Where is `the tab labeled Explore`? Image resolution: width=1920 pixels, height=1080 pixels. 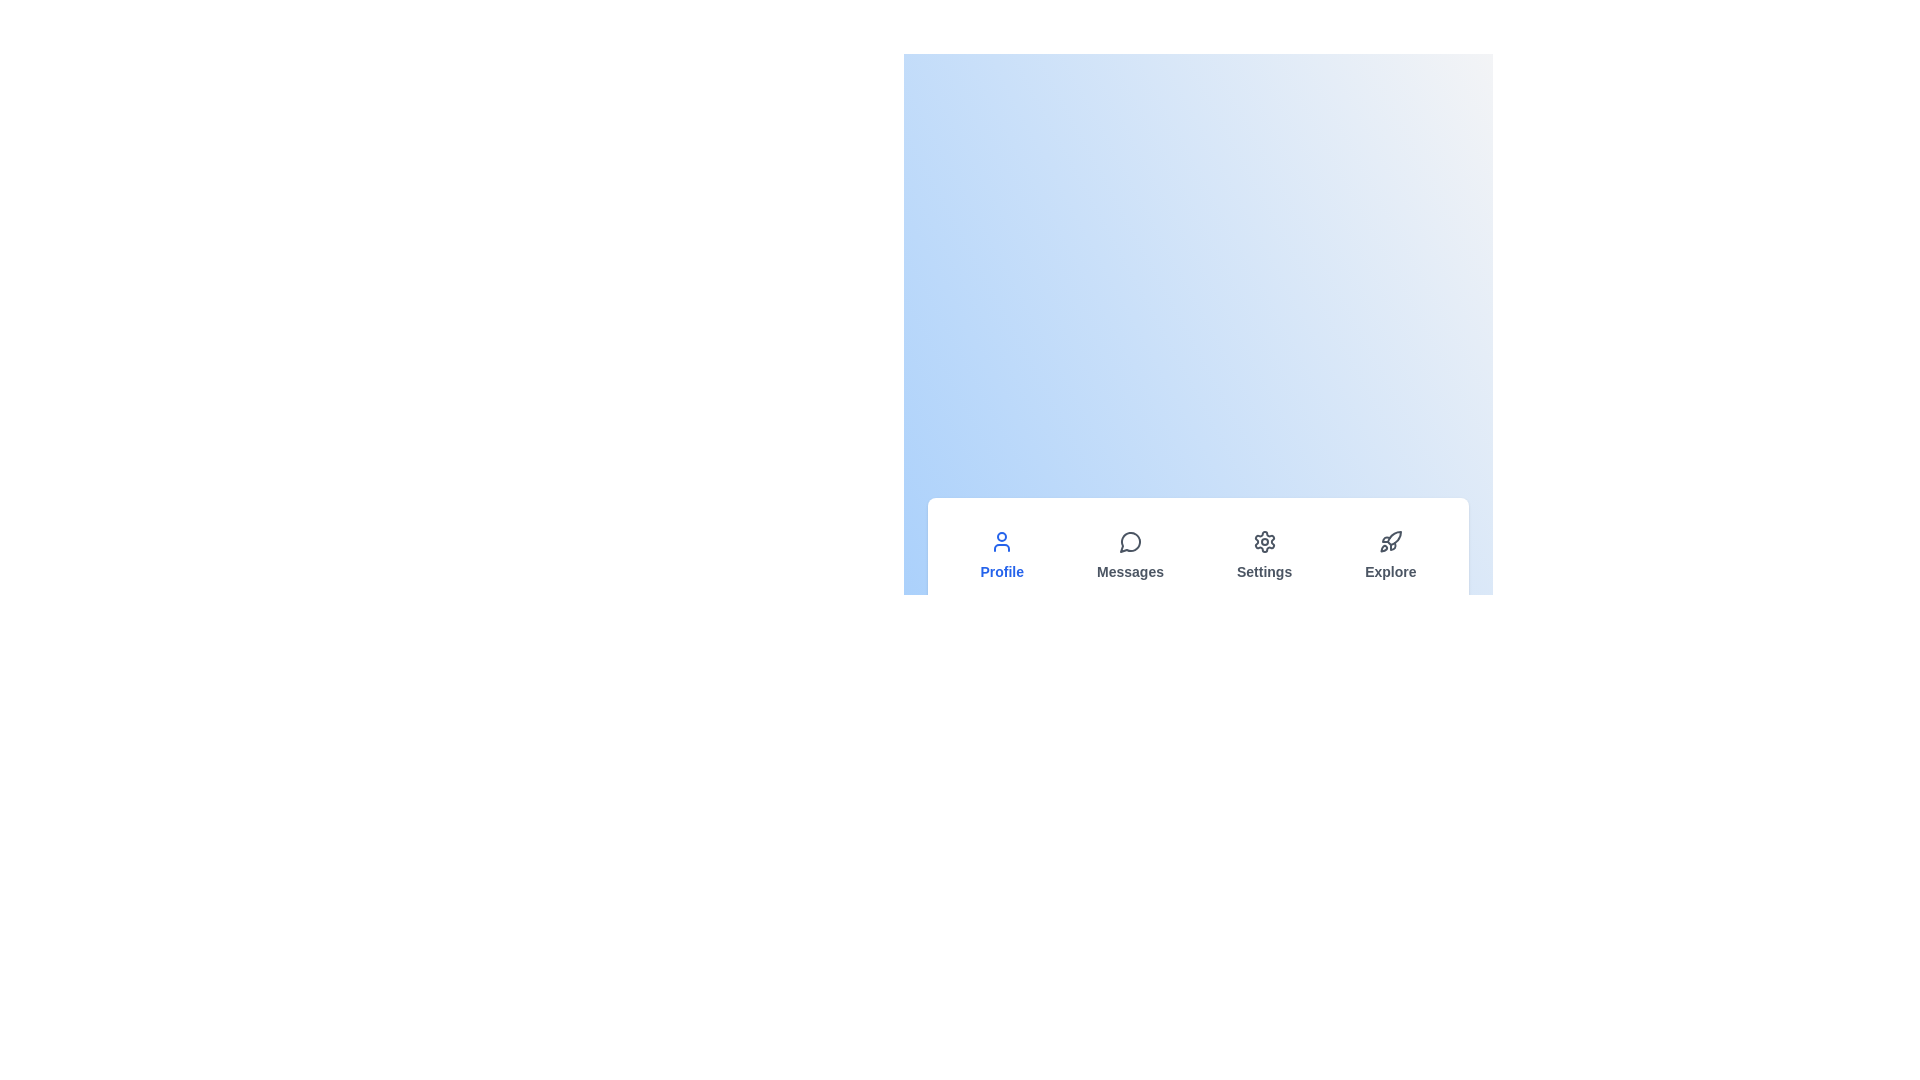
the tab labeled Explore is located at coordinates (1389, 555).